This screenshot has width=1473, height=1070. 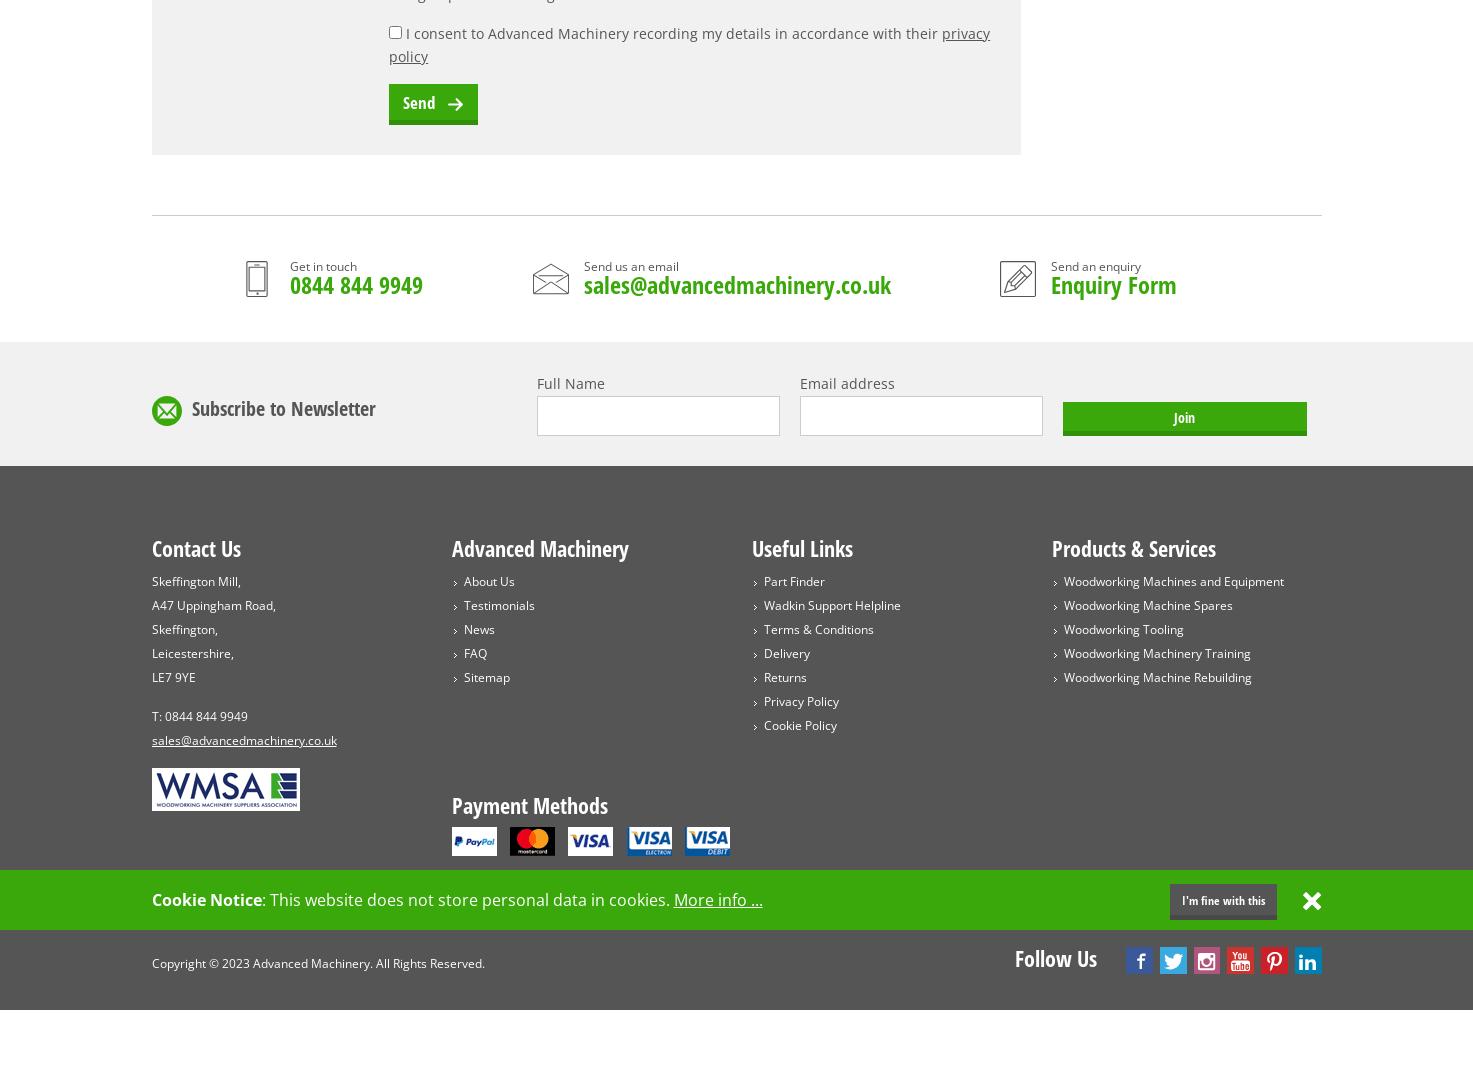 What do you see at coordinates (1222, 899) in the screenshot?
I see `'I'm fine with this'` at bounding box center [1222, 899].